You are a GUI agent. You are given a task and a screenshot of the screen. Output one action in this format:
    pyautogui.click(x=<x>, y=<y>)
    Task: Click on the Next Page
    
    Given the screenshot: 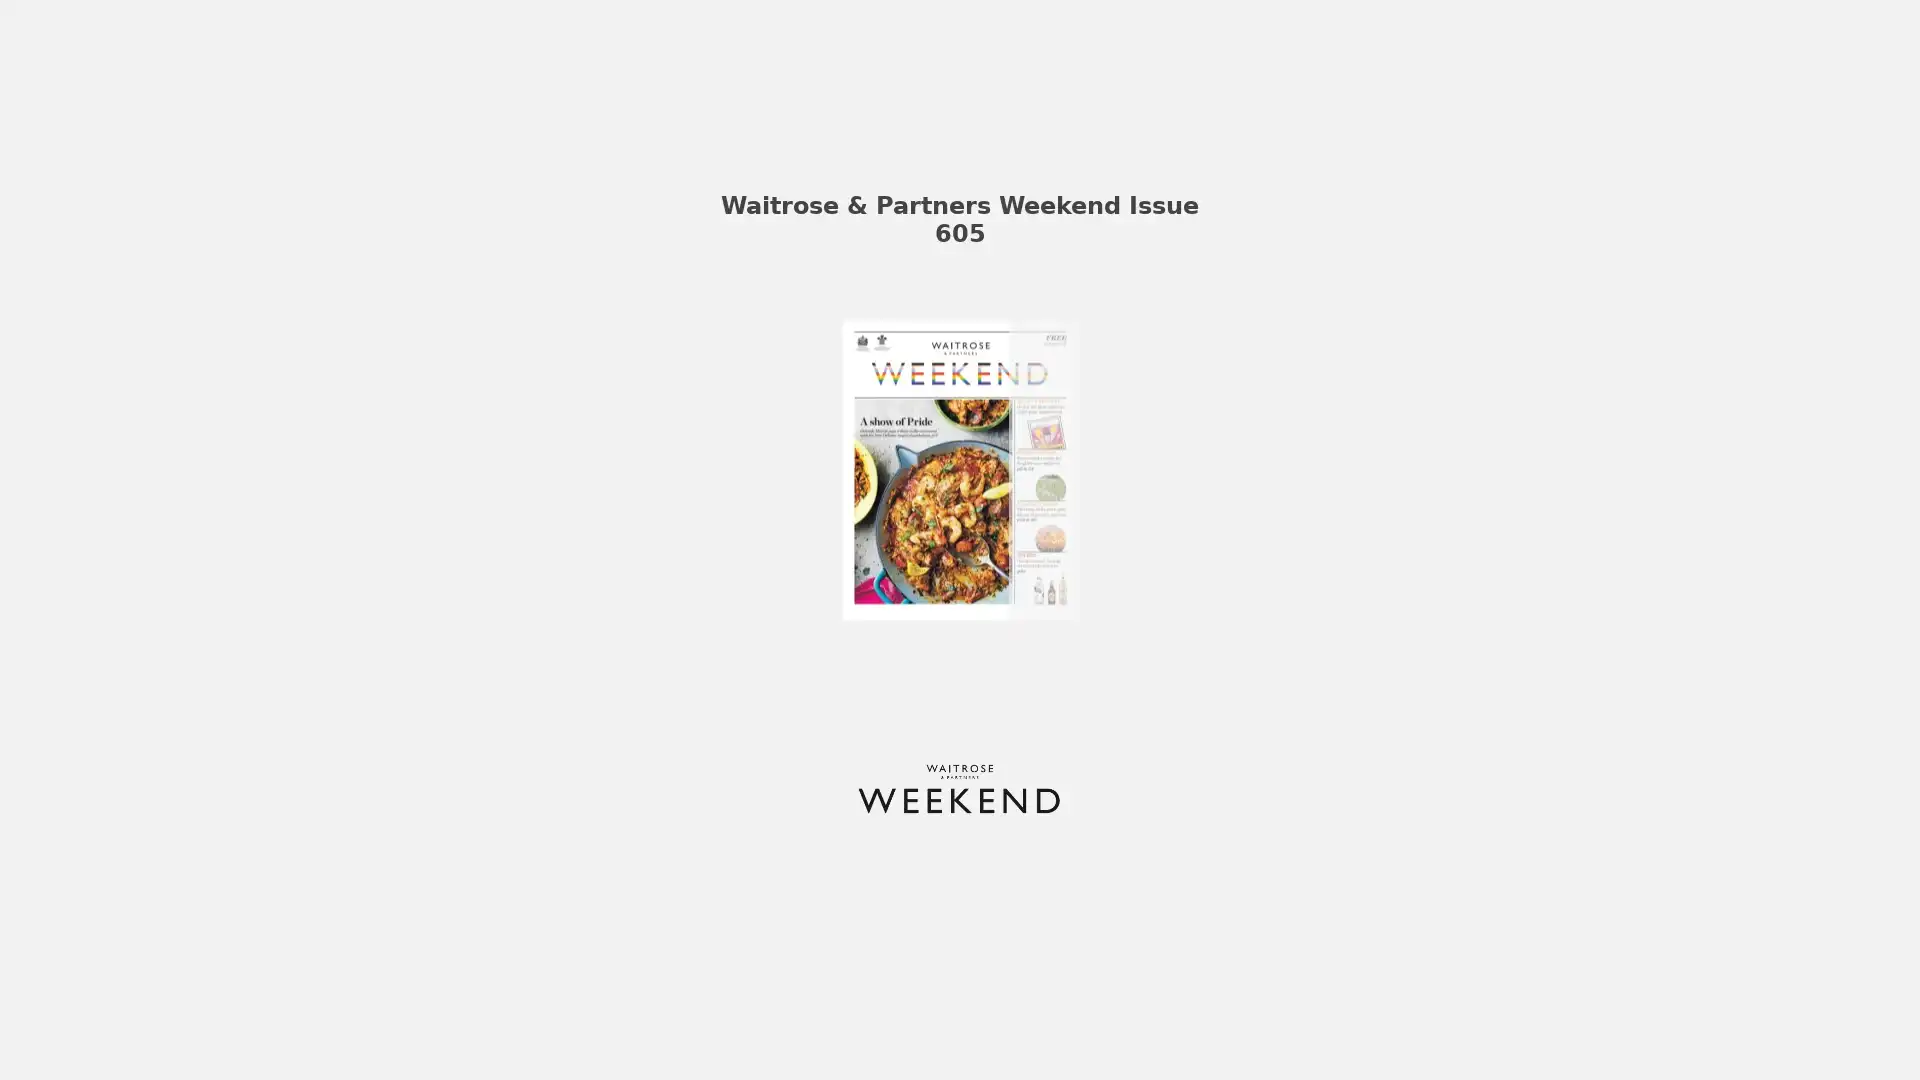 What is the action you would take?
    pyautogui.click(x=1340, y=540)
    